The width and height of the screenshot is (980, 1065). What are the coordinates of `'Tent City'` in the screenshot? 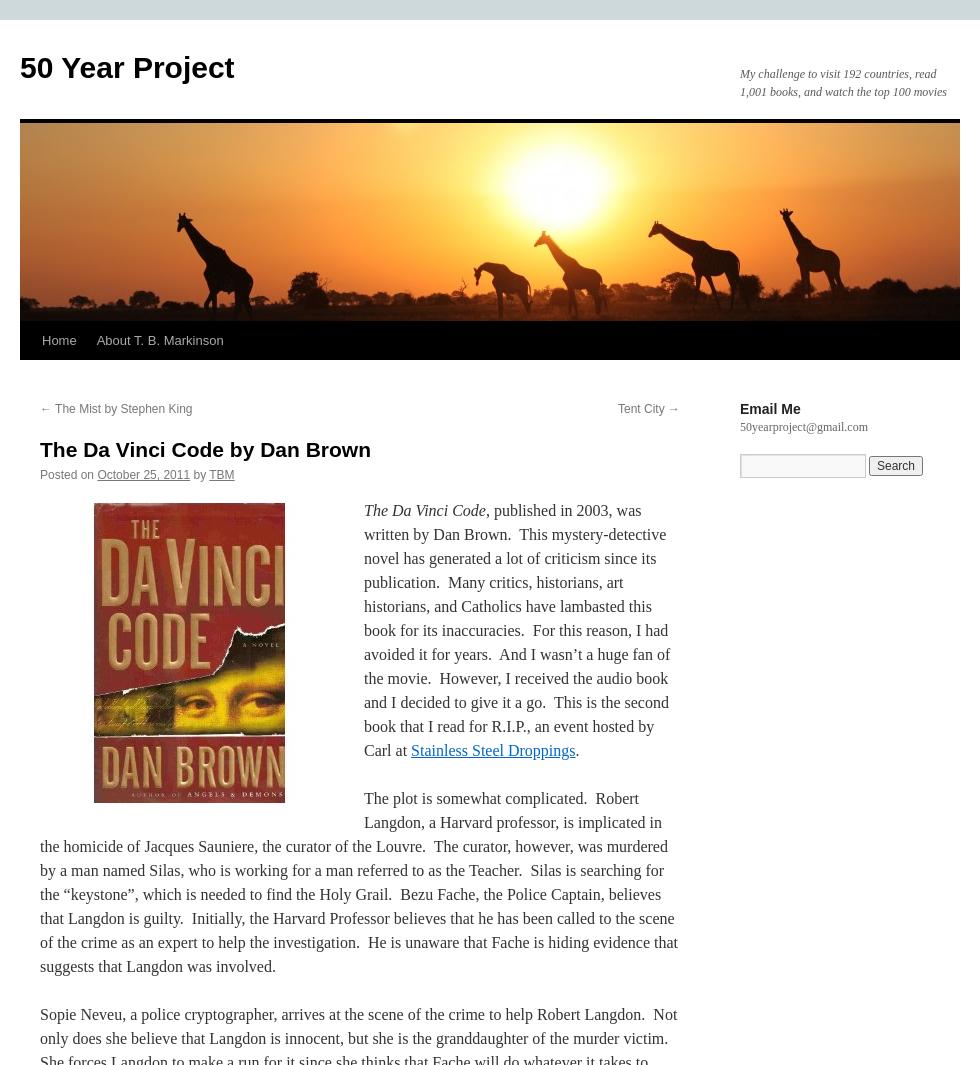 It's located at (642, 407).